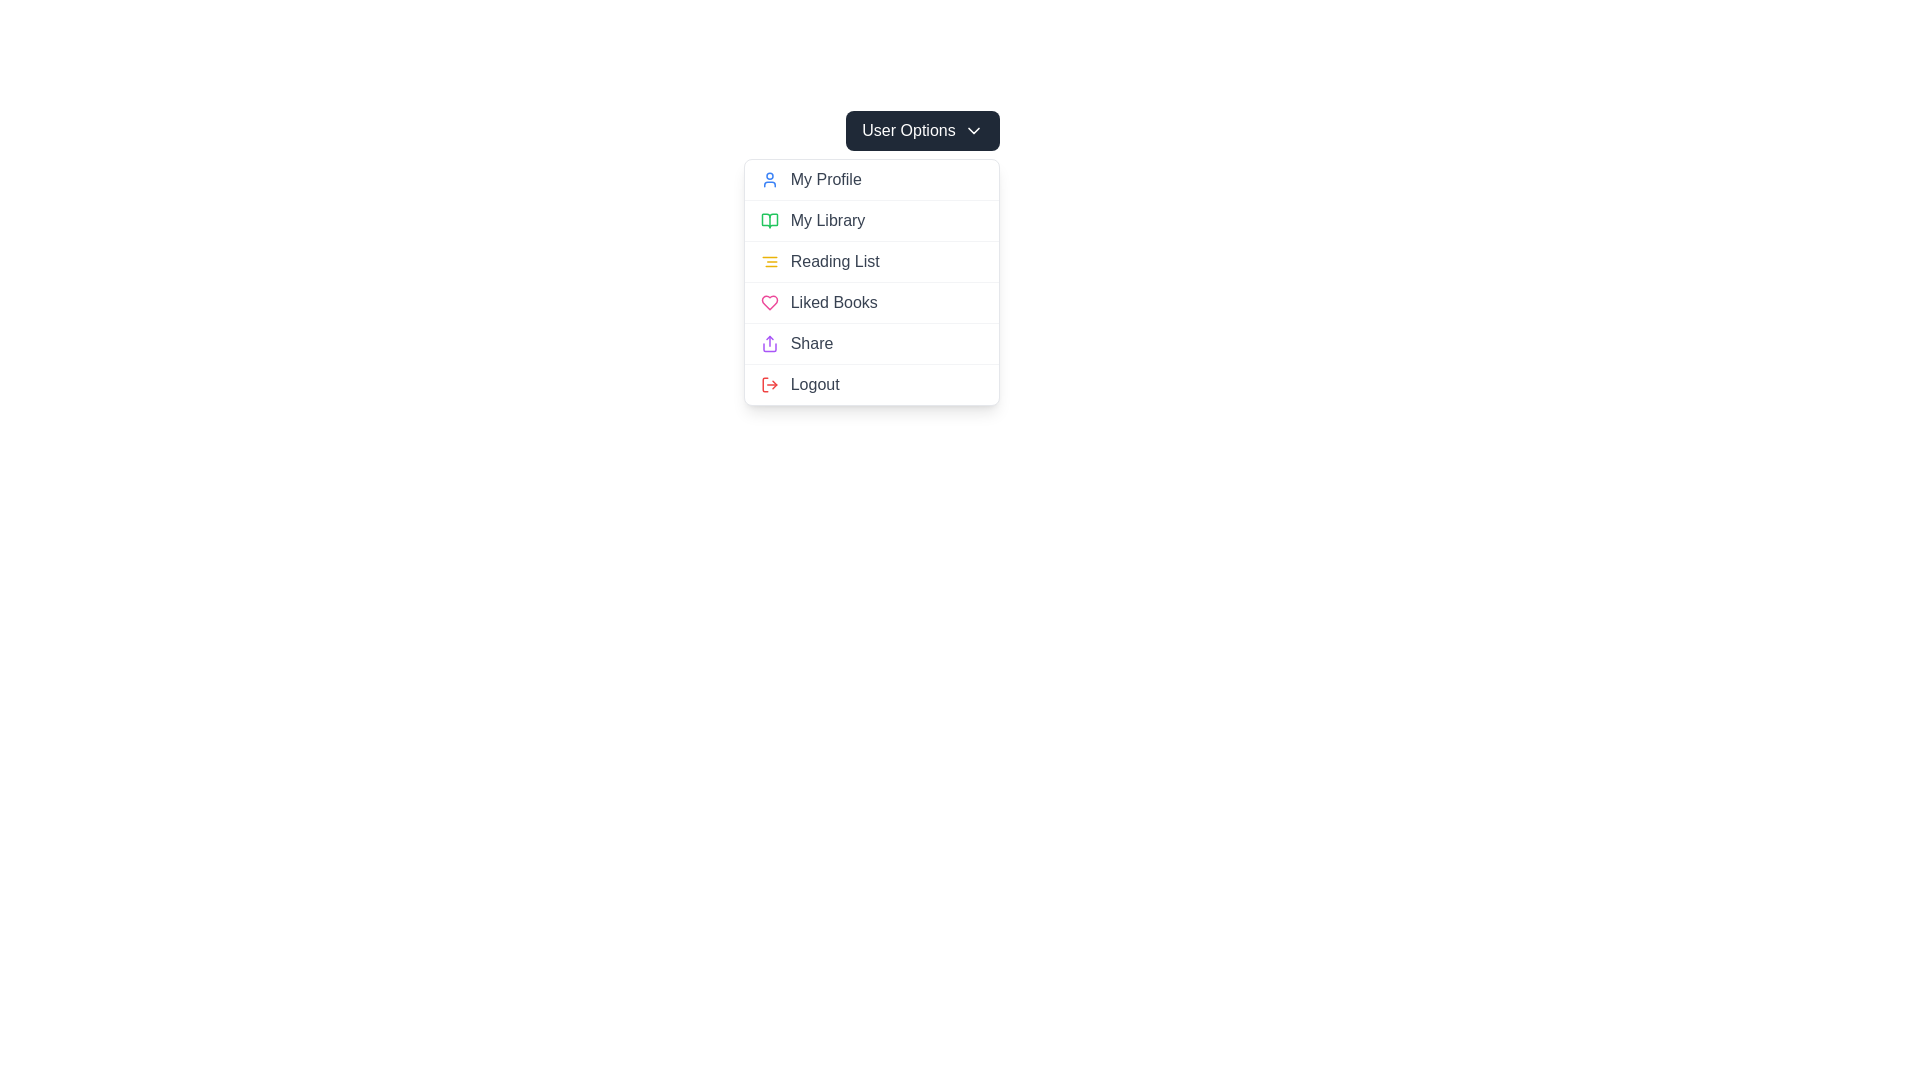 Image resolution: width=1920 pixels, height=1080 pixels. Describe the element at coordinates (811, 342) in the screenshot. I see `the 'Share' text label located inside the 'User Options' dropdown menu, which is positioned next to a purple share icon` at that location.